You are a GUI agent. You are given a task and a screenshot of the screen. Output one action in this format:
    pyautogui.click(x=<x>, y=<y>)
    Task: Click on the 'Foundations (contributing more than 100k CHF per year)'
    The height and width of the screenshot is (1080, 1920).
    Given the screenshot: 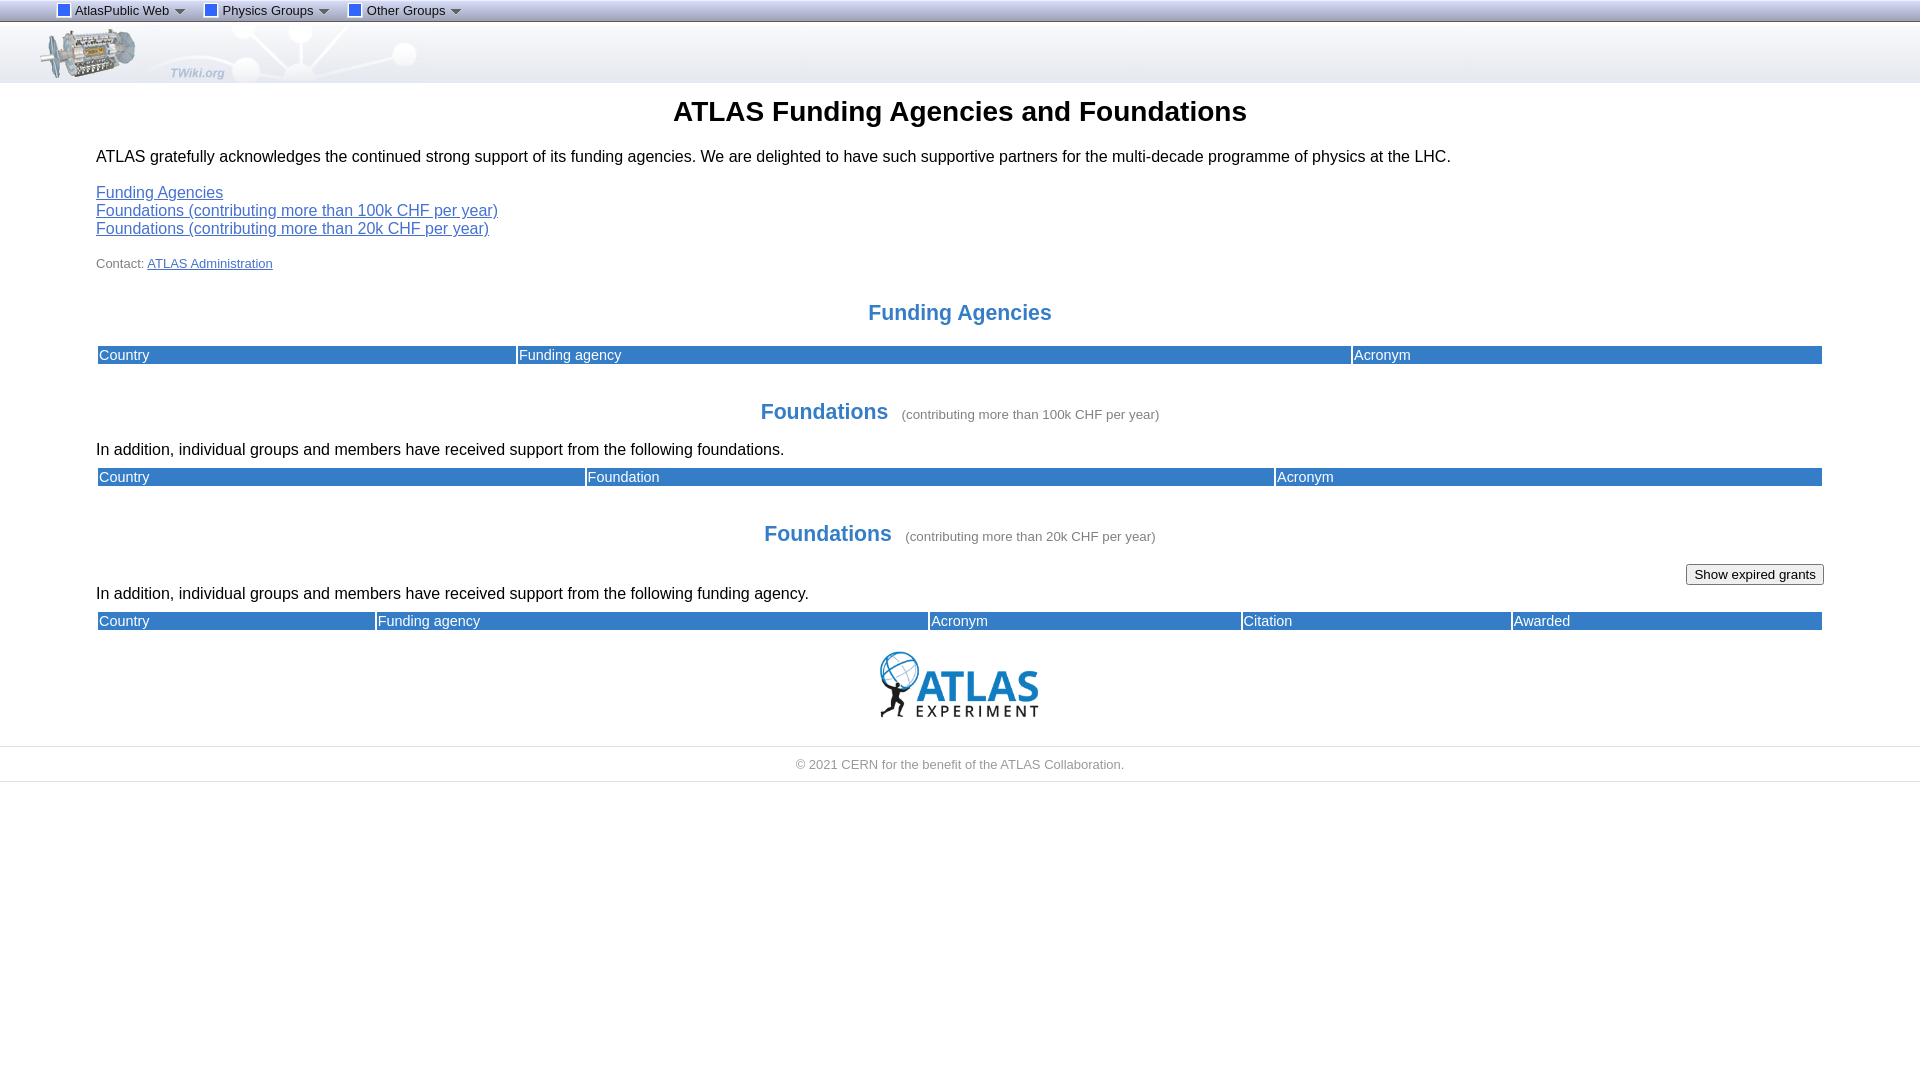 What is the action you would take?
    pyautogui.click(x=296, y=210)
    